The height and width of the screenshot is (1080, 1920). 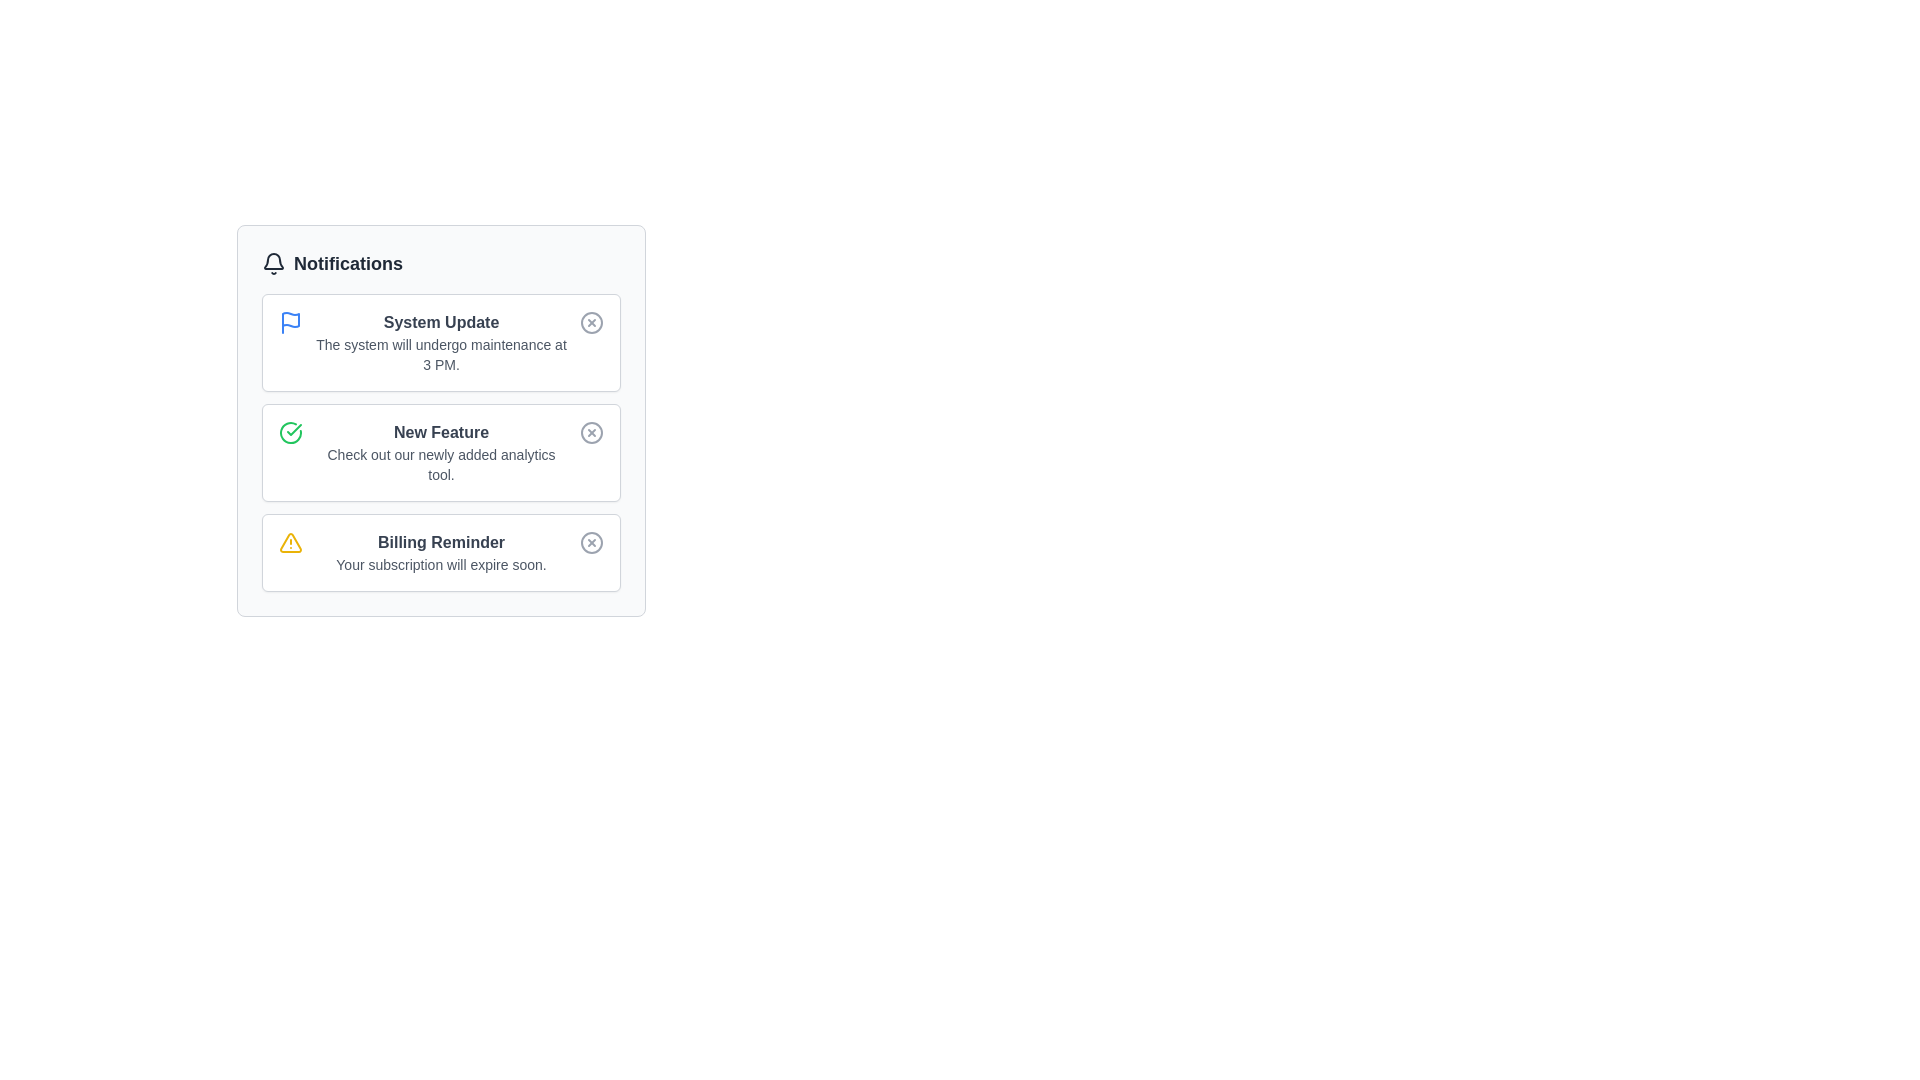 What do you see at coordinates (590, 431) in the screenshot?
I see `the close button located at the upper-right corner of the 'New Feature' notification card` at bounding box center [590, 431].